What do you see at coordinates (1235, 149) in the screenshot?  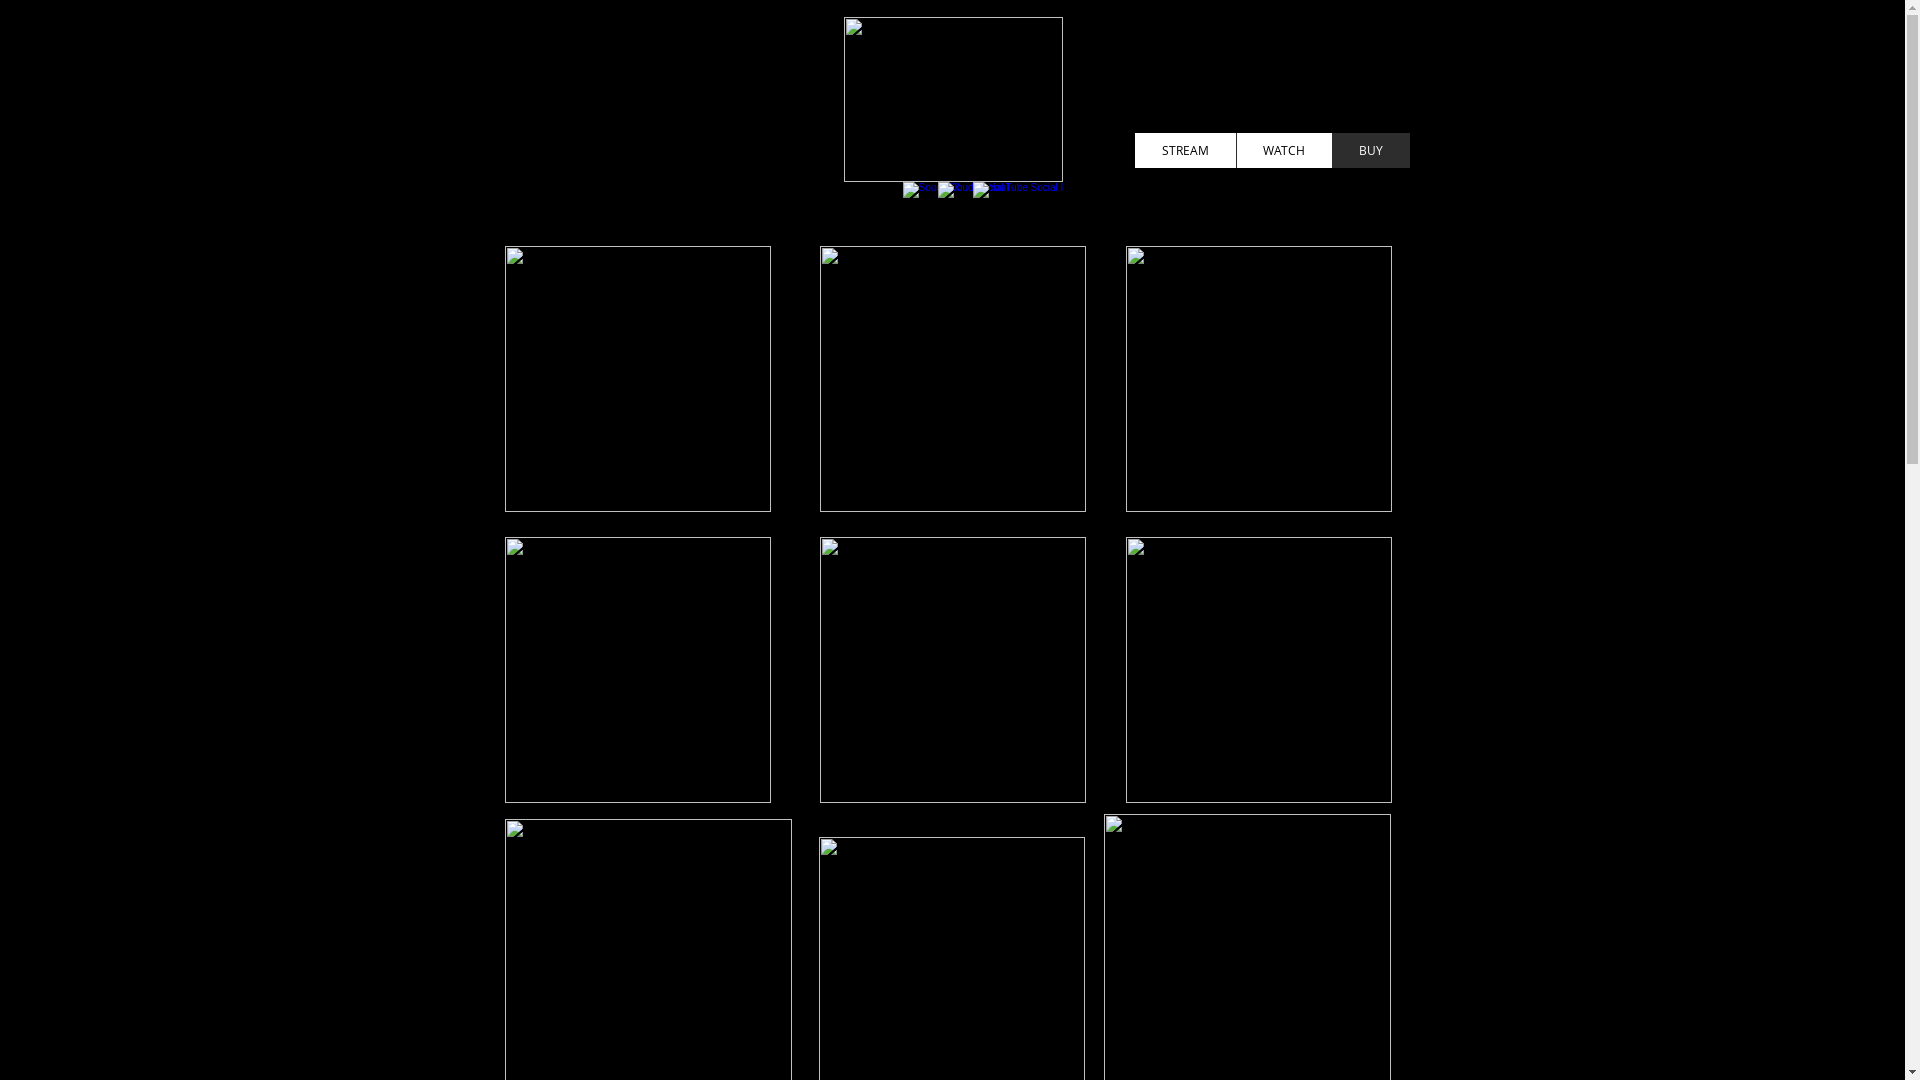 I see `'WATCH'` at bounding box center [1235, 149].